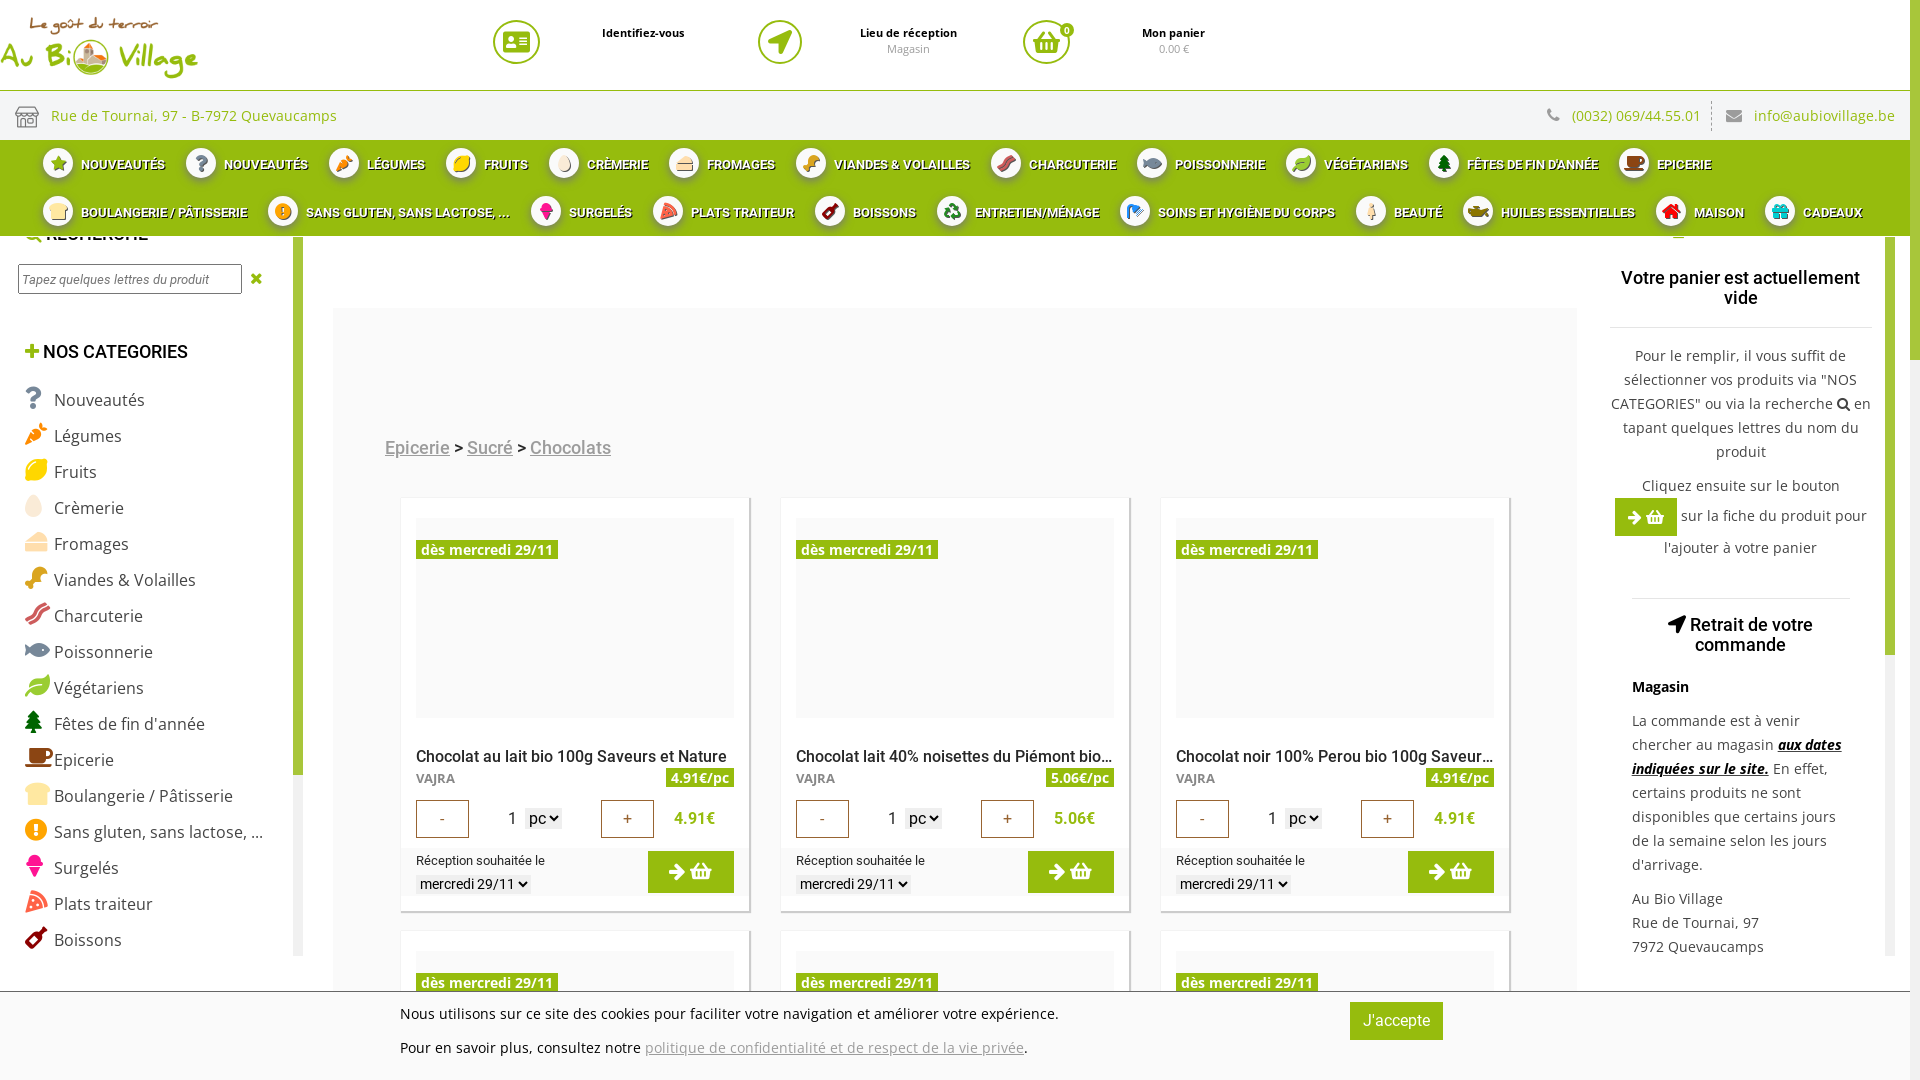  Describe the element at coordinates (1570, 115) in the screenshot. I see `'(0032) 069/44.55.01'` at that location.